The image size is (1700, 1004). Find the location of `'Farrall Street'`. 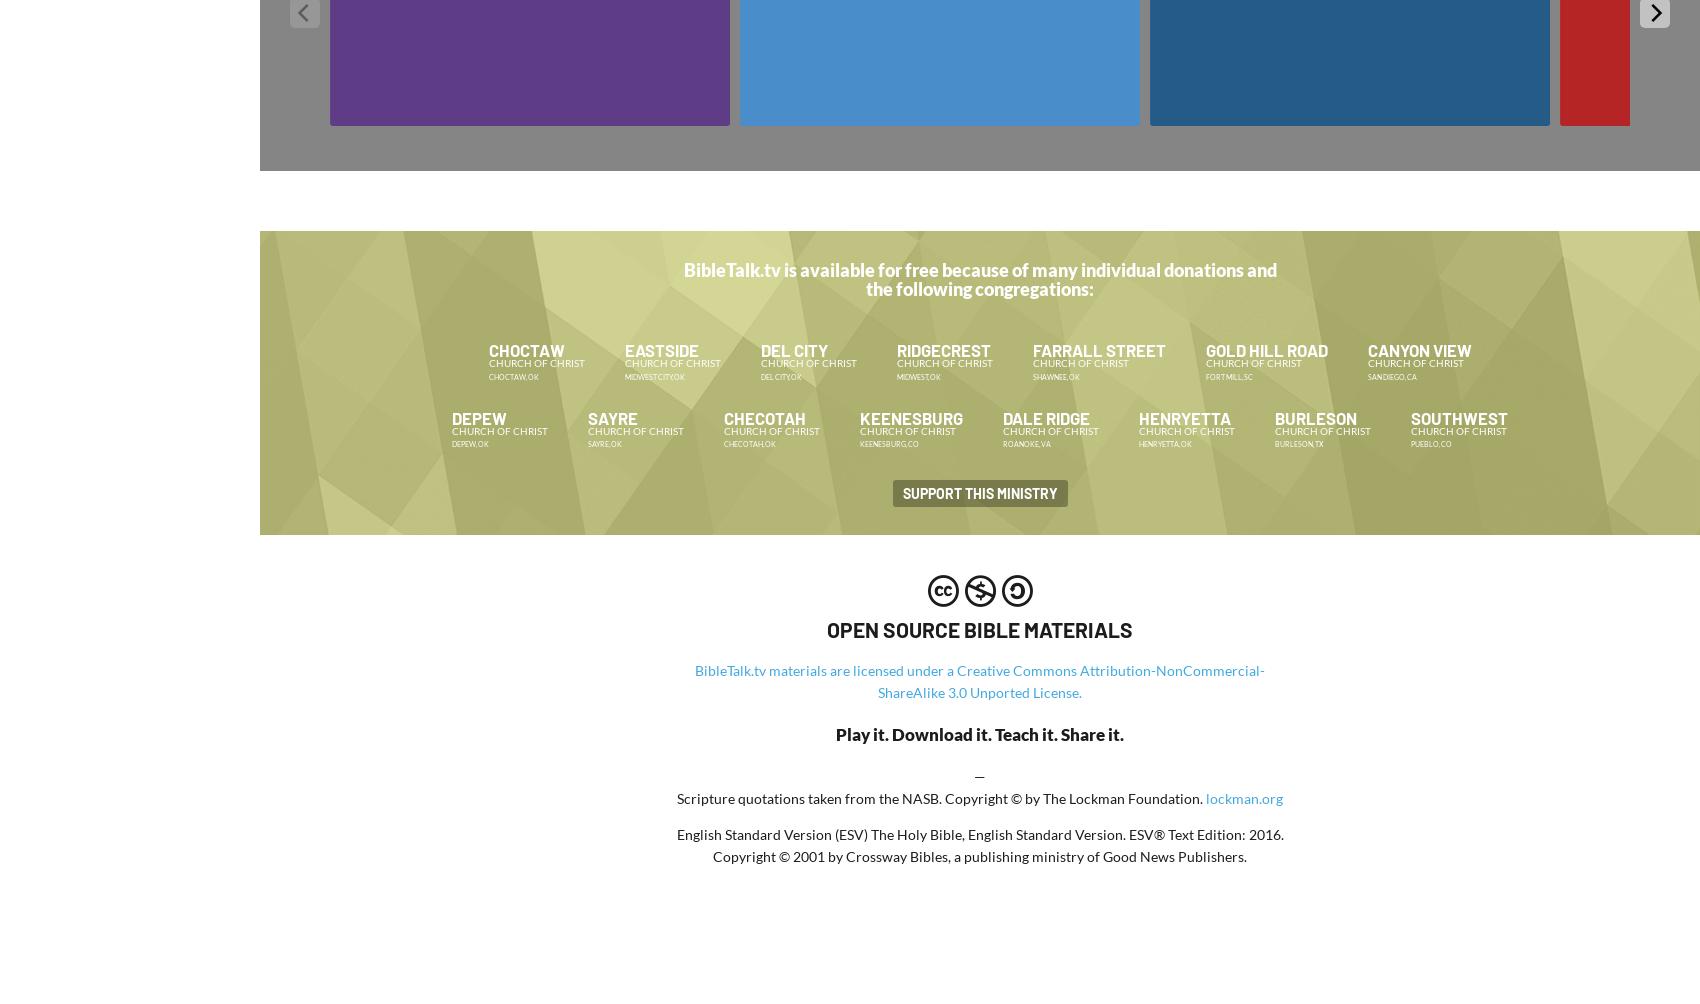

'Farrall Street' is located at coordinates (1098, 348).